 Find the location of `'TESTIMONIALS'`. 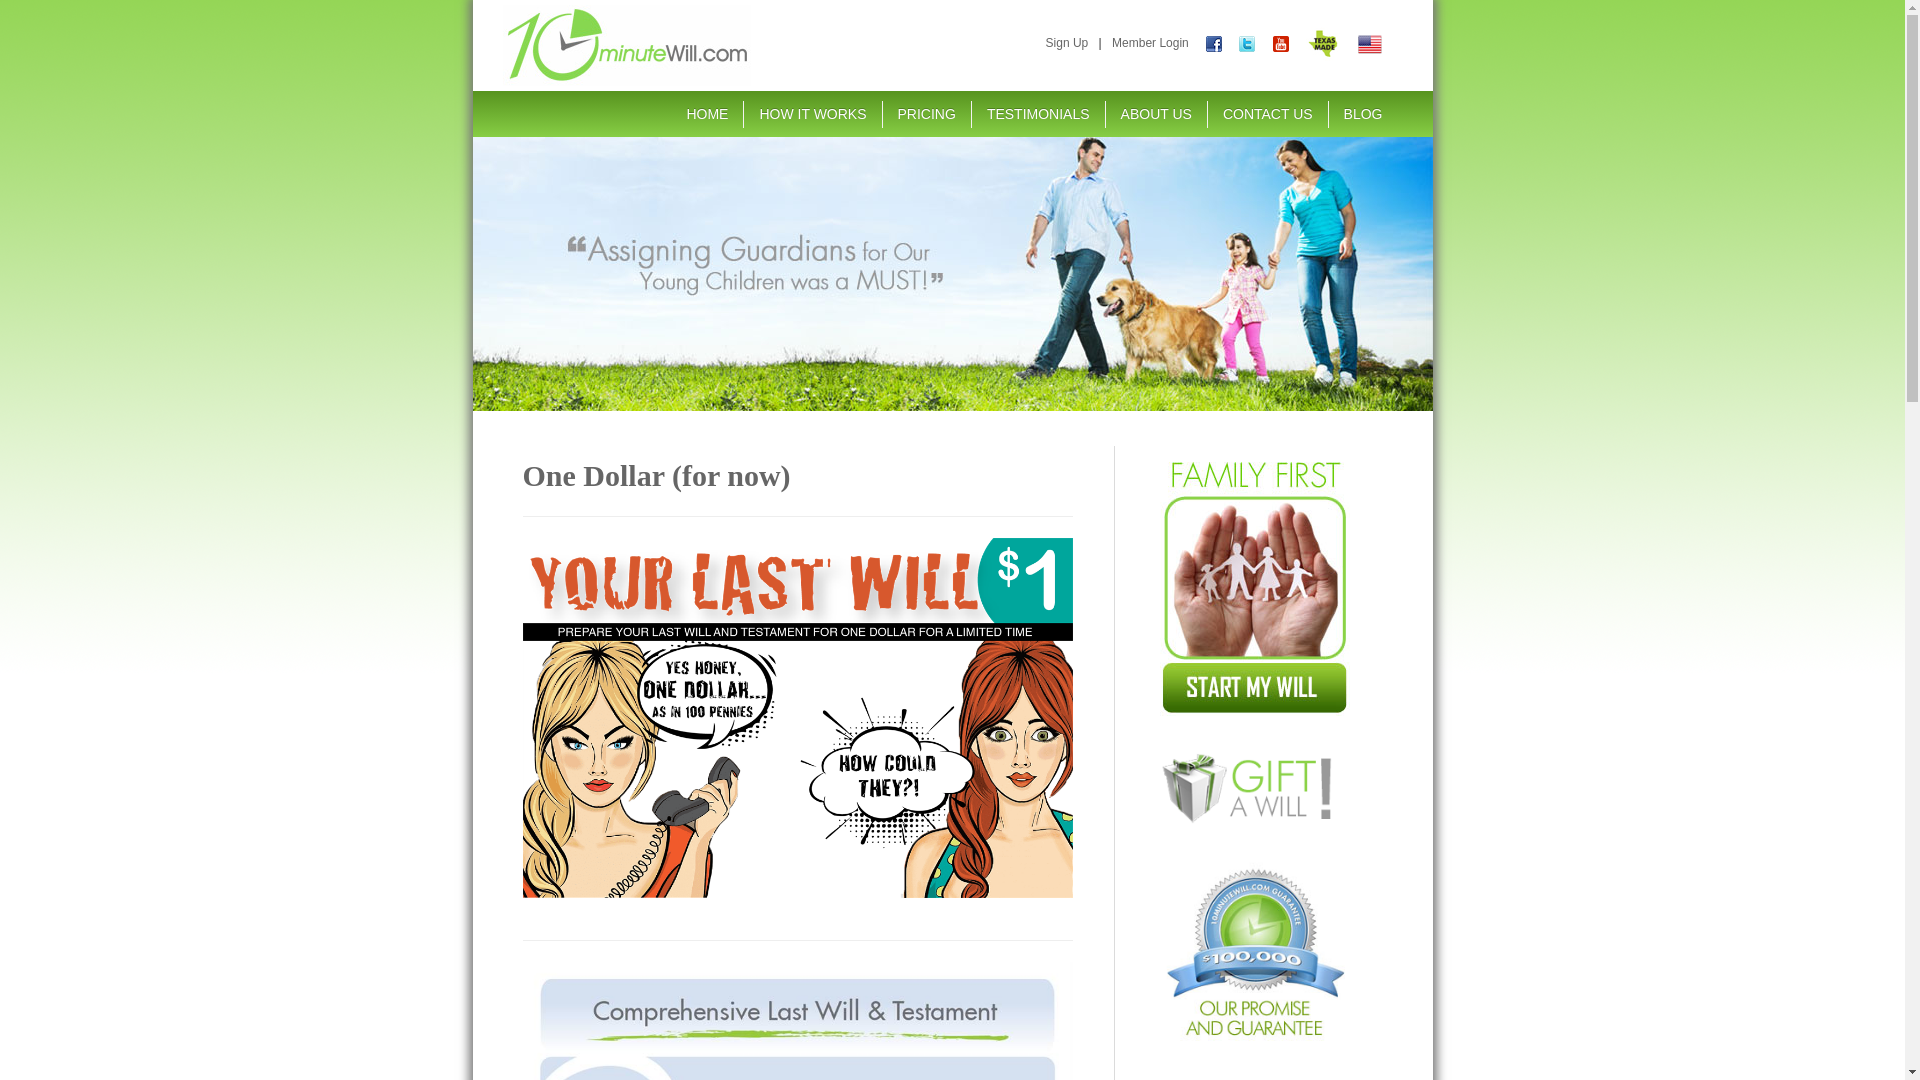

'TESTIMONIALS' is located at coordinates (971, 114).